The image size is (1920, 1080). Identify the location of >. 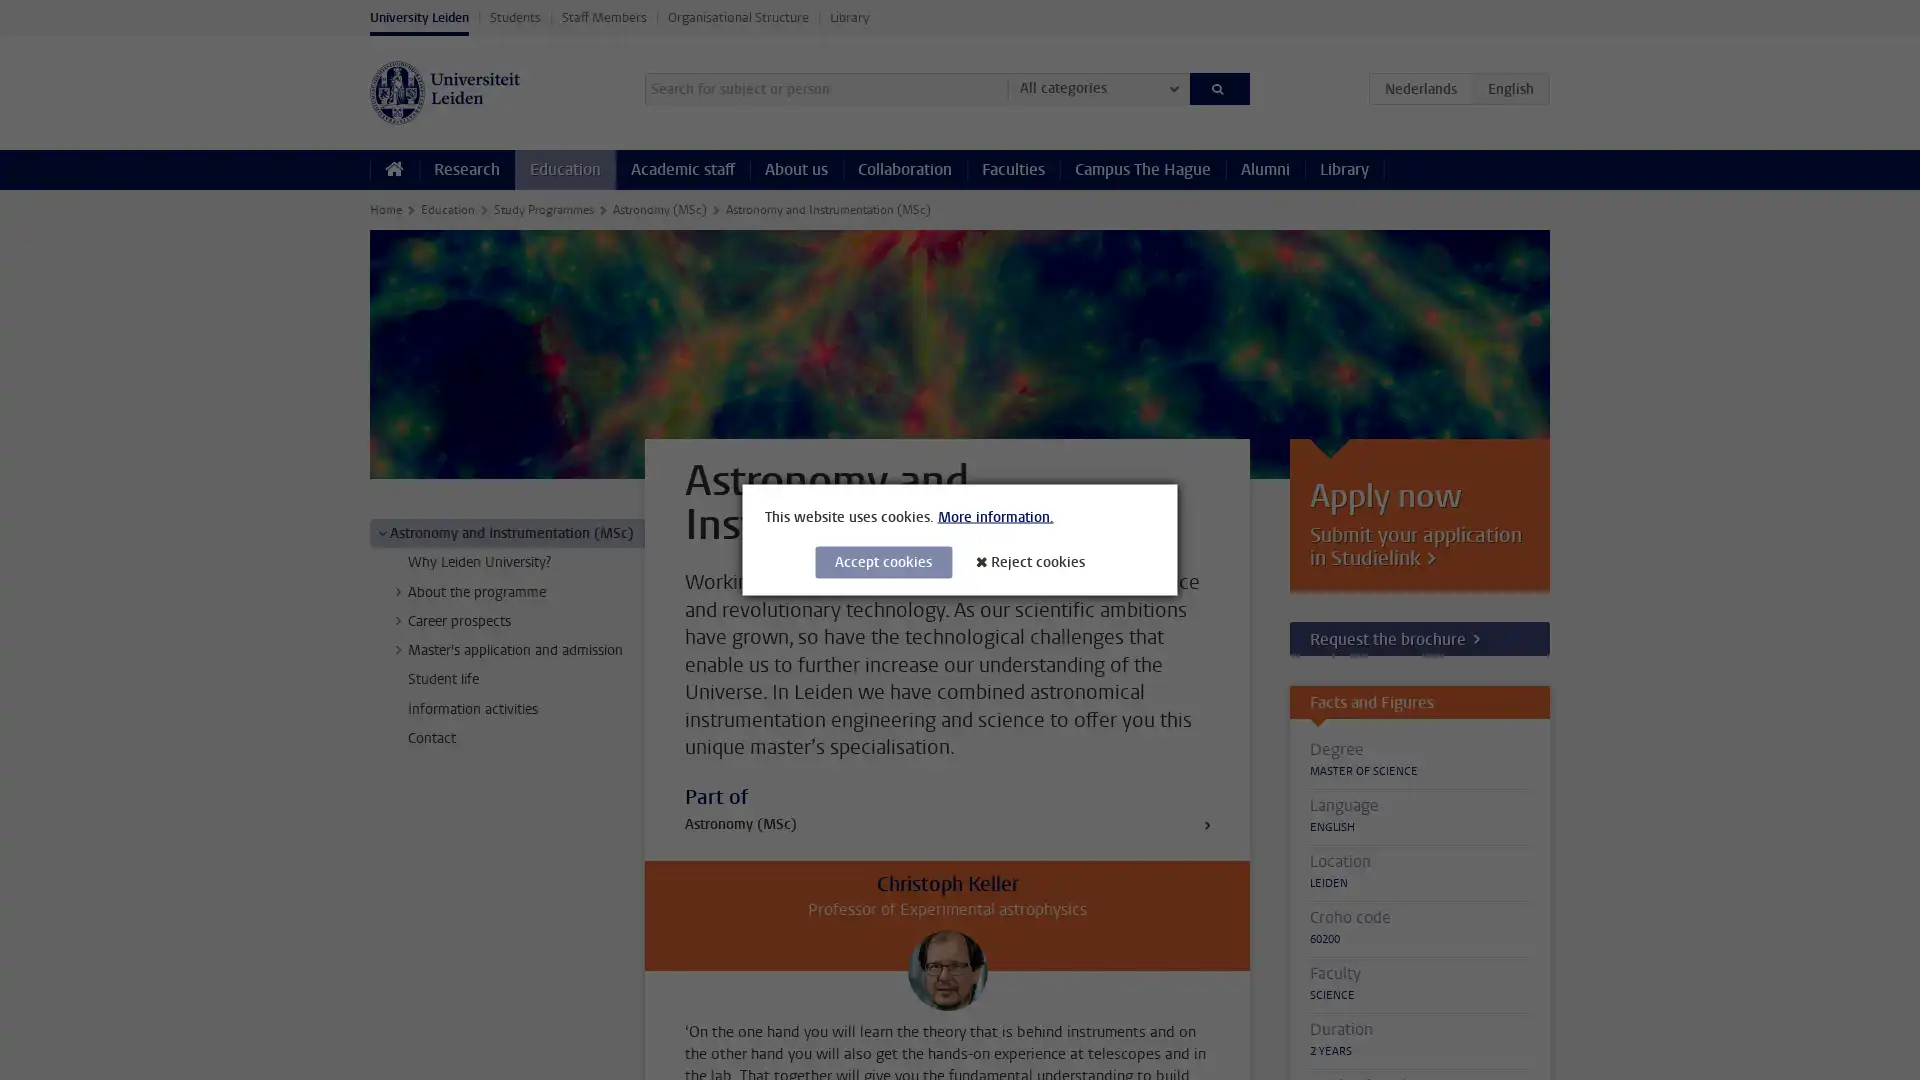
(398, 619).